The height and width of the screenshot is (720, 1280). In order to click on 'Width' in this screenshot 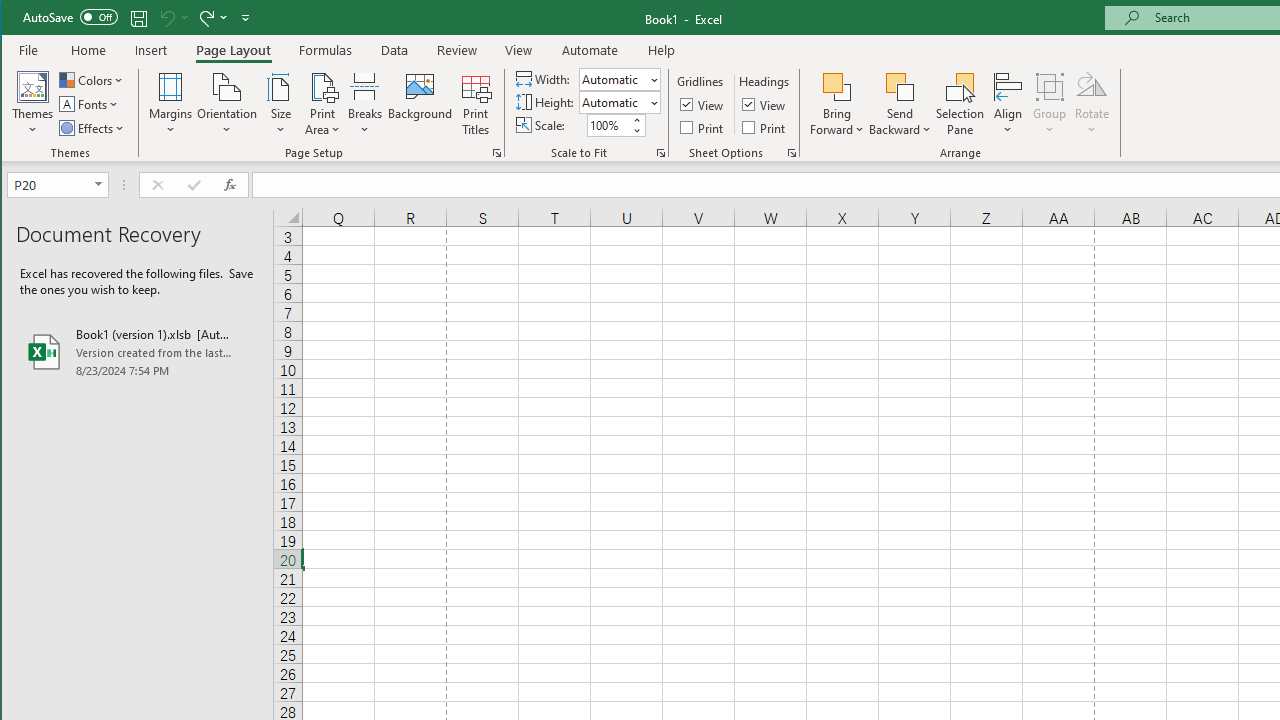, I will do `click(618, 78)`.